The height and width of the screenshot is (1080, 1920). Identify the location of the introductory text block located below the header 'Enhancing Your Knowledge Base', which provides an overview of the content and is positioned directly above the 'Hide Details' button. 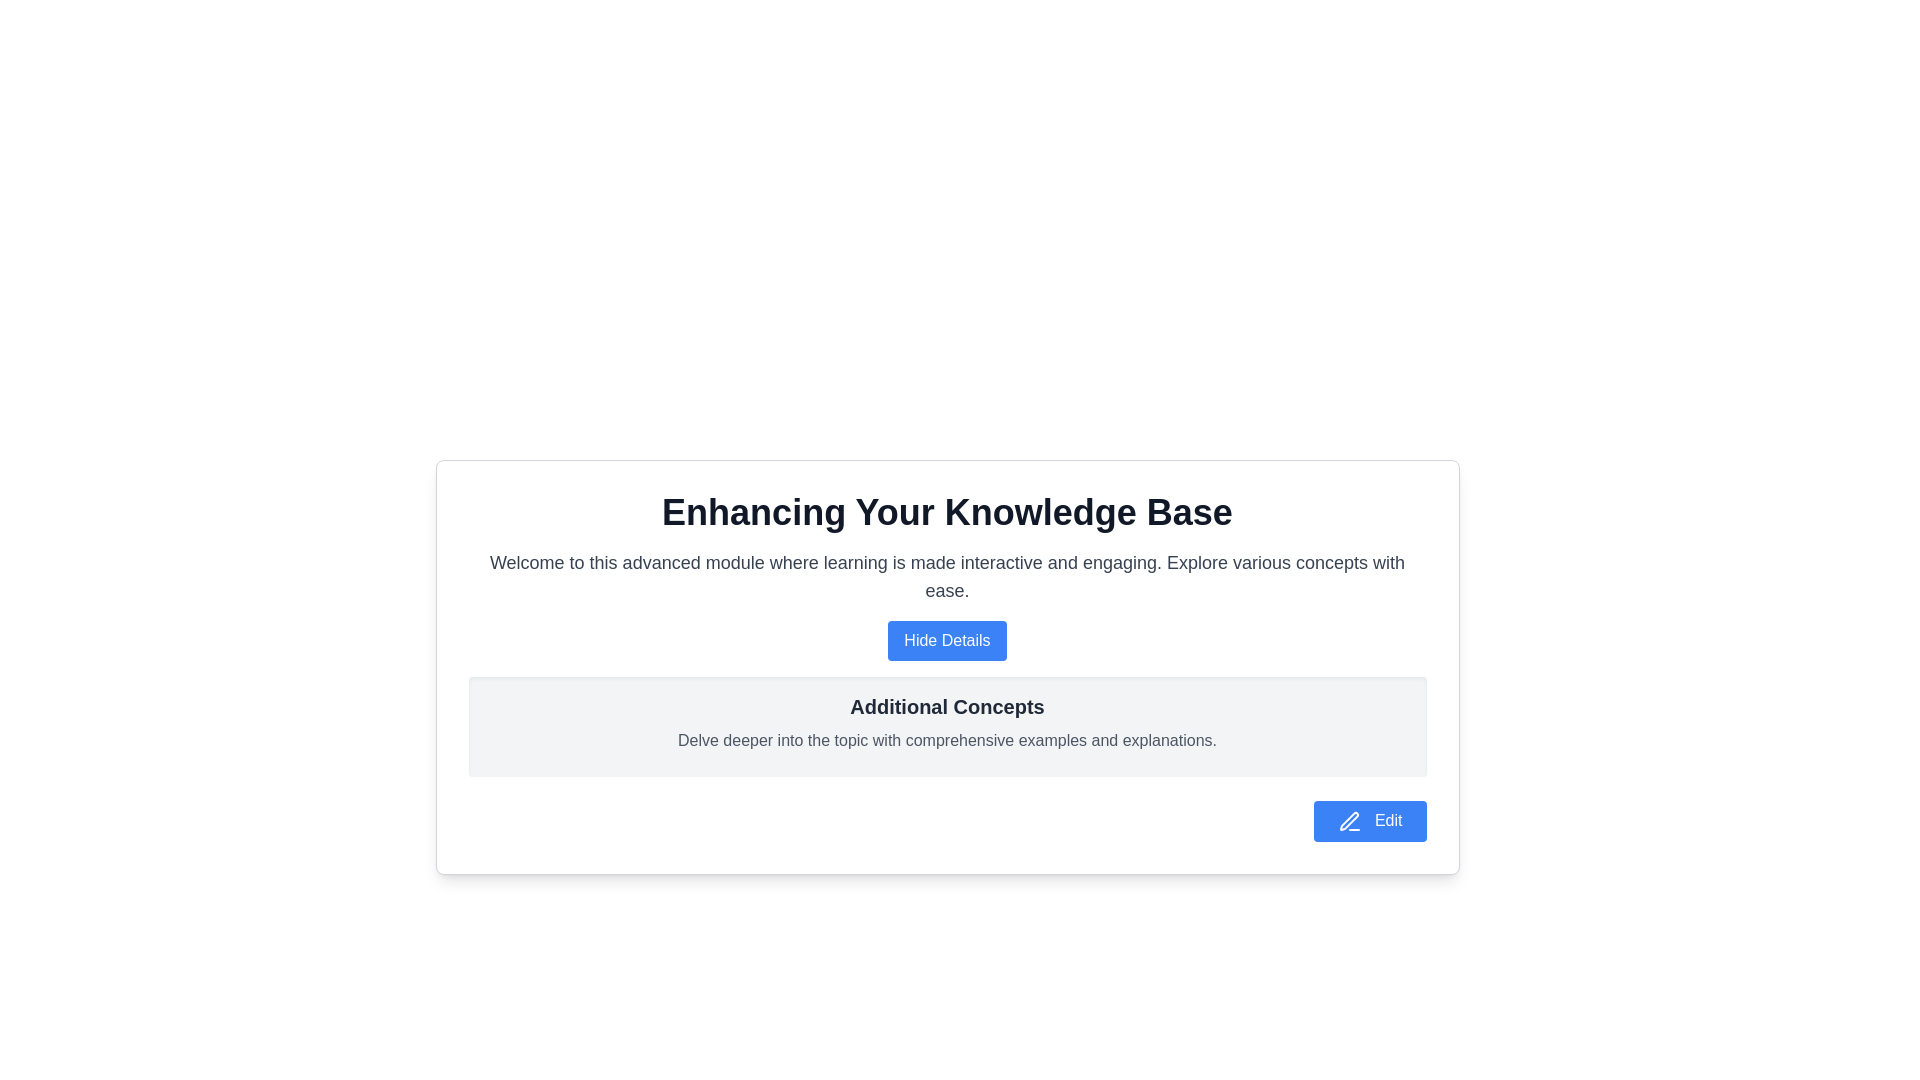
(946, 577).